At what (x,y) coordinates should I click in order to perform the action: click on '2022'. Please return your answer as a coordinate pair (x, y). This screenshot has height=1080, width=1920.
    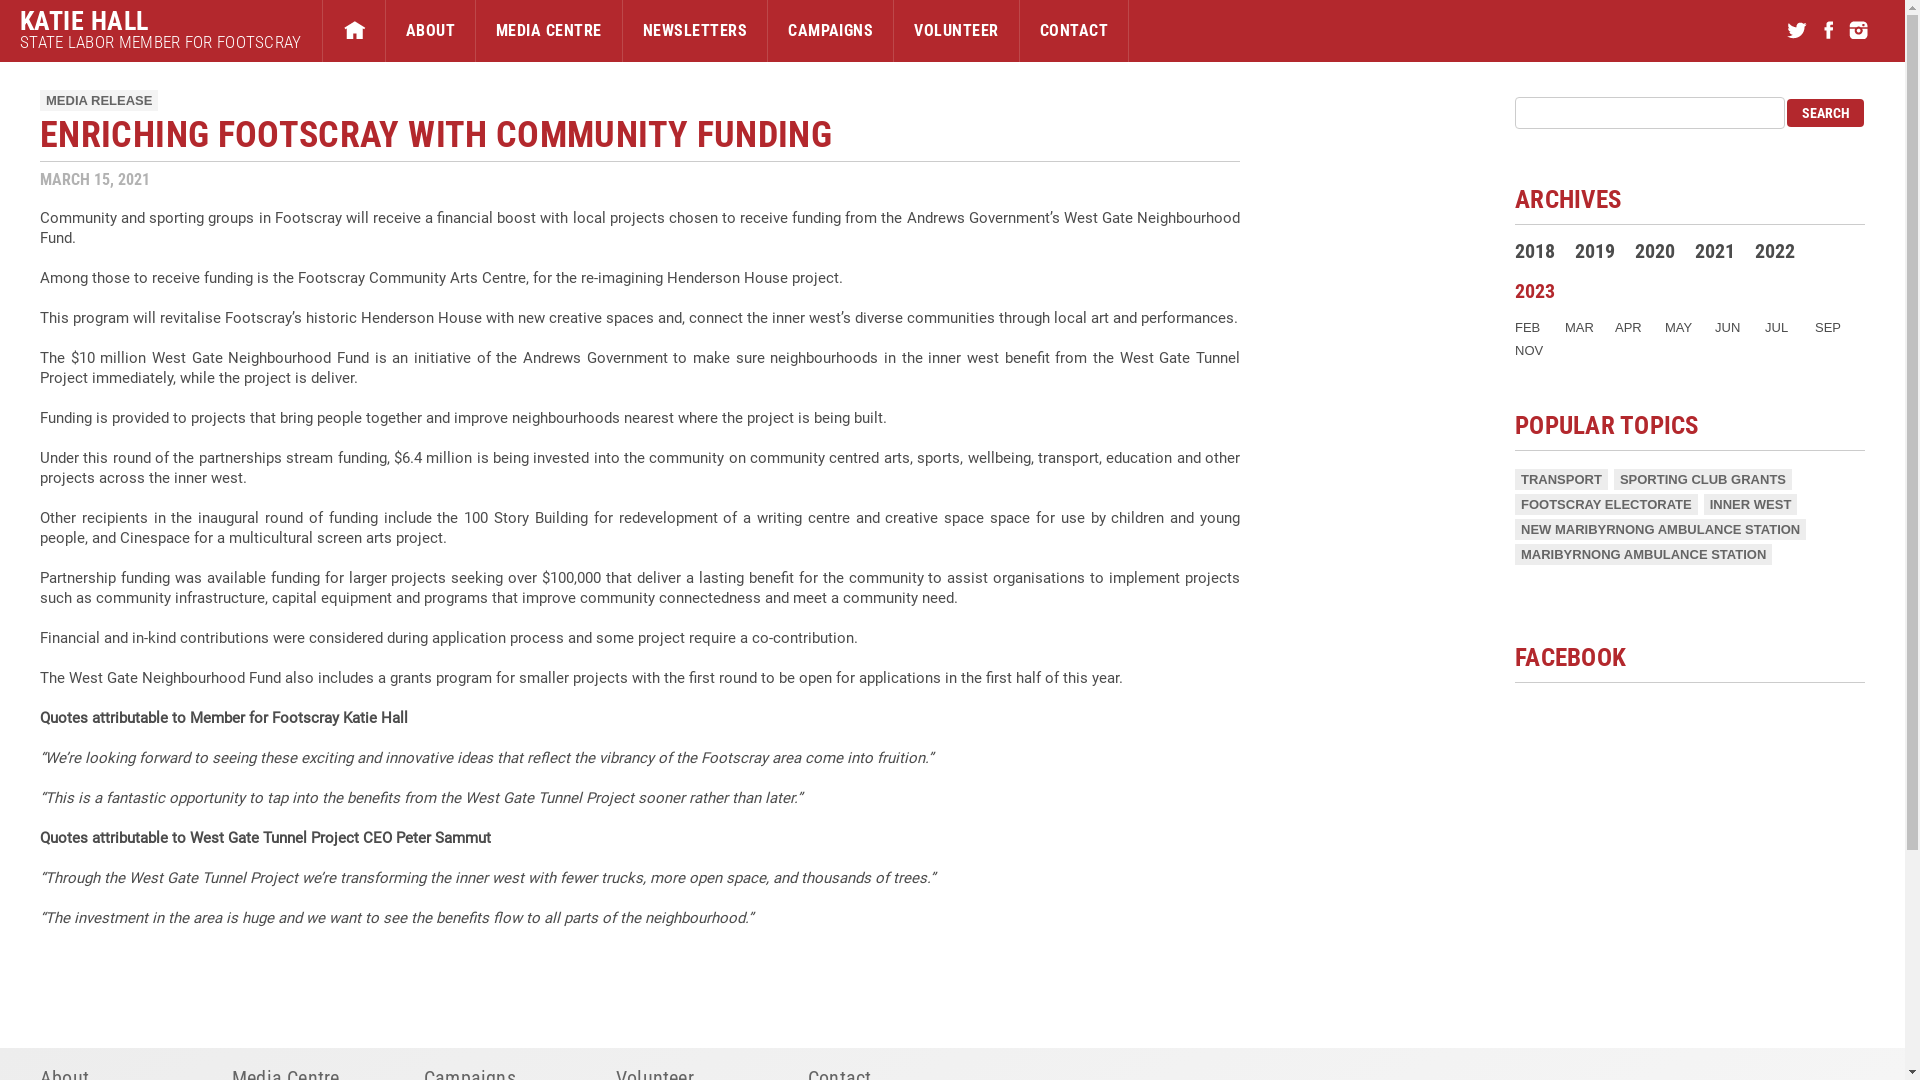
    Looking at the image, I should click on (1775, 249).